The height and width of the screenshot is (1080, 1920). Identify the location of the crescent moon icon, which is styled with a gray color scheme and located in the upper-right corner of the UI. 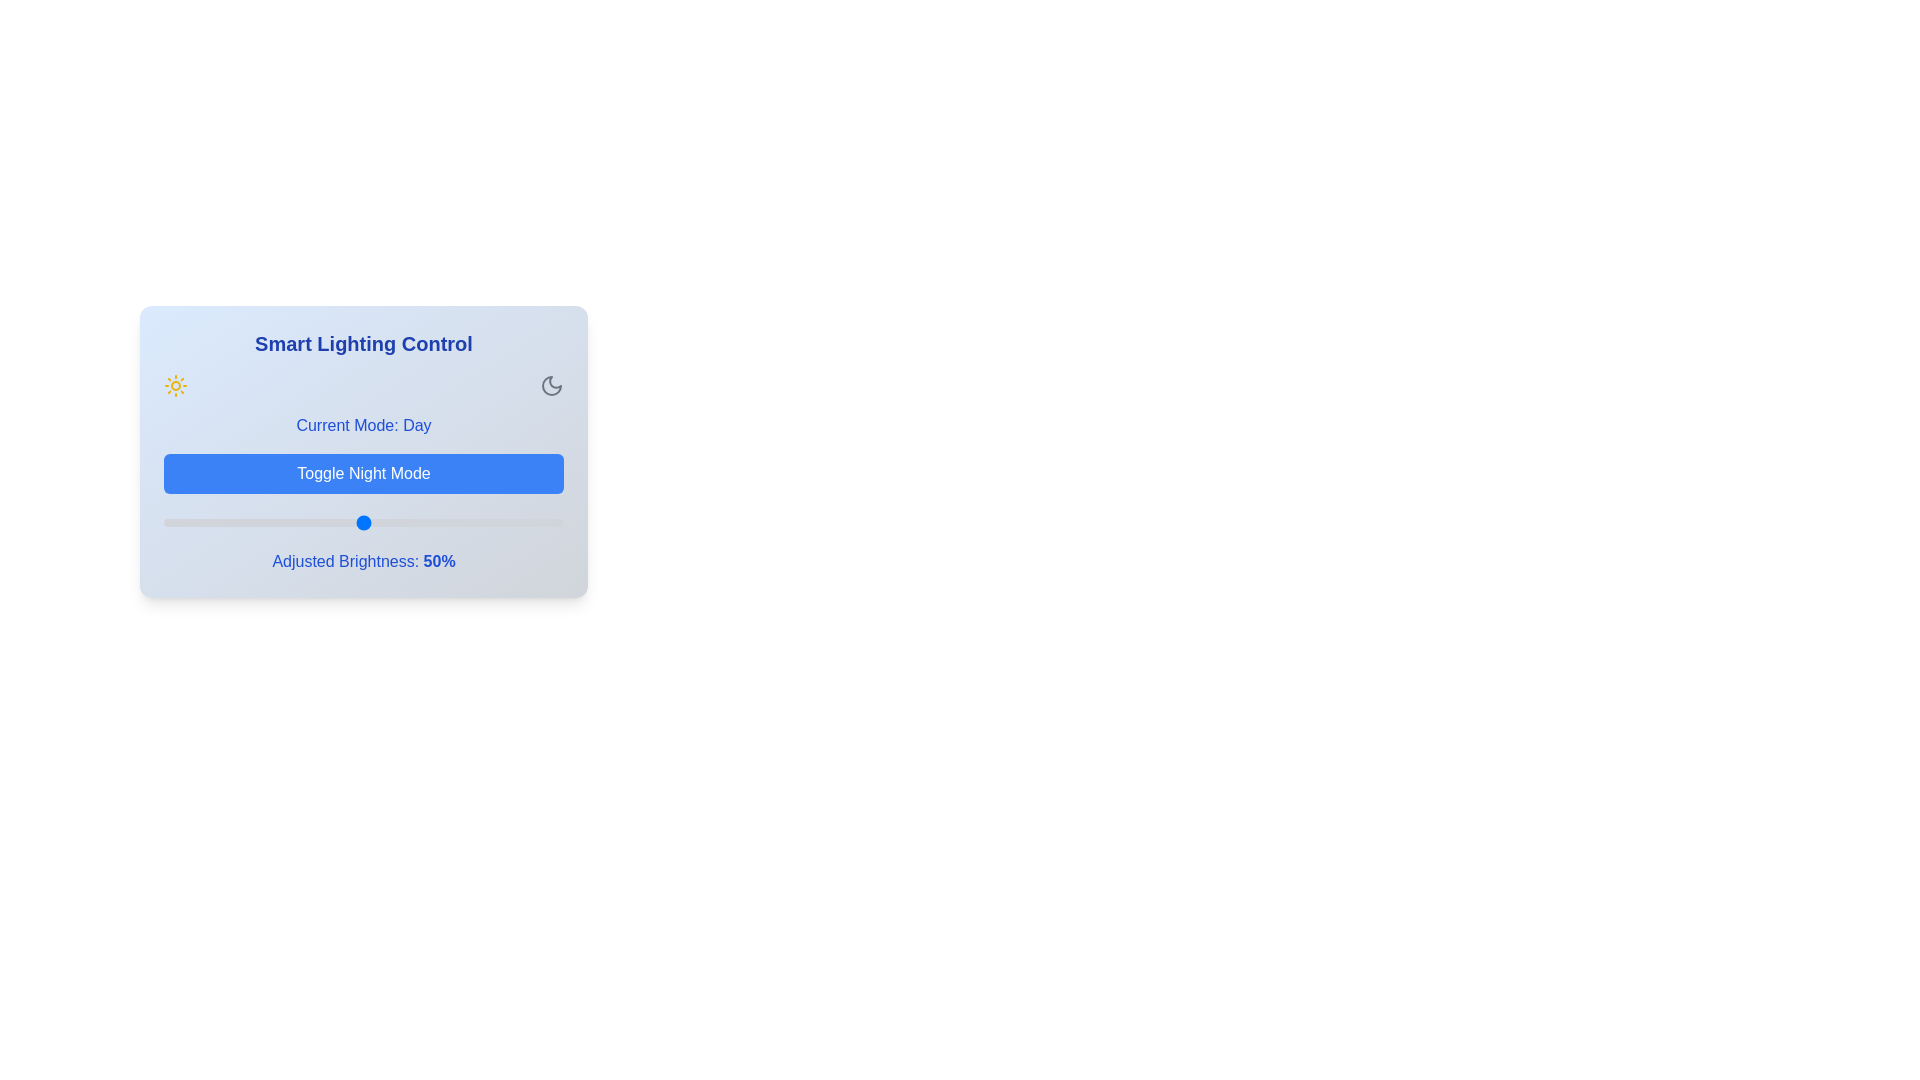
(552, 385).